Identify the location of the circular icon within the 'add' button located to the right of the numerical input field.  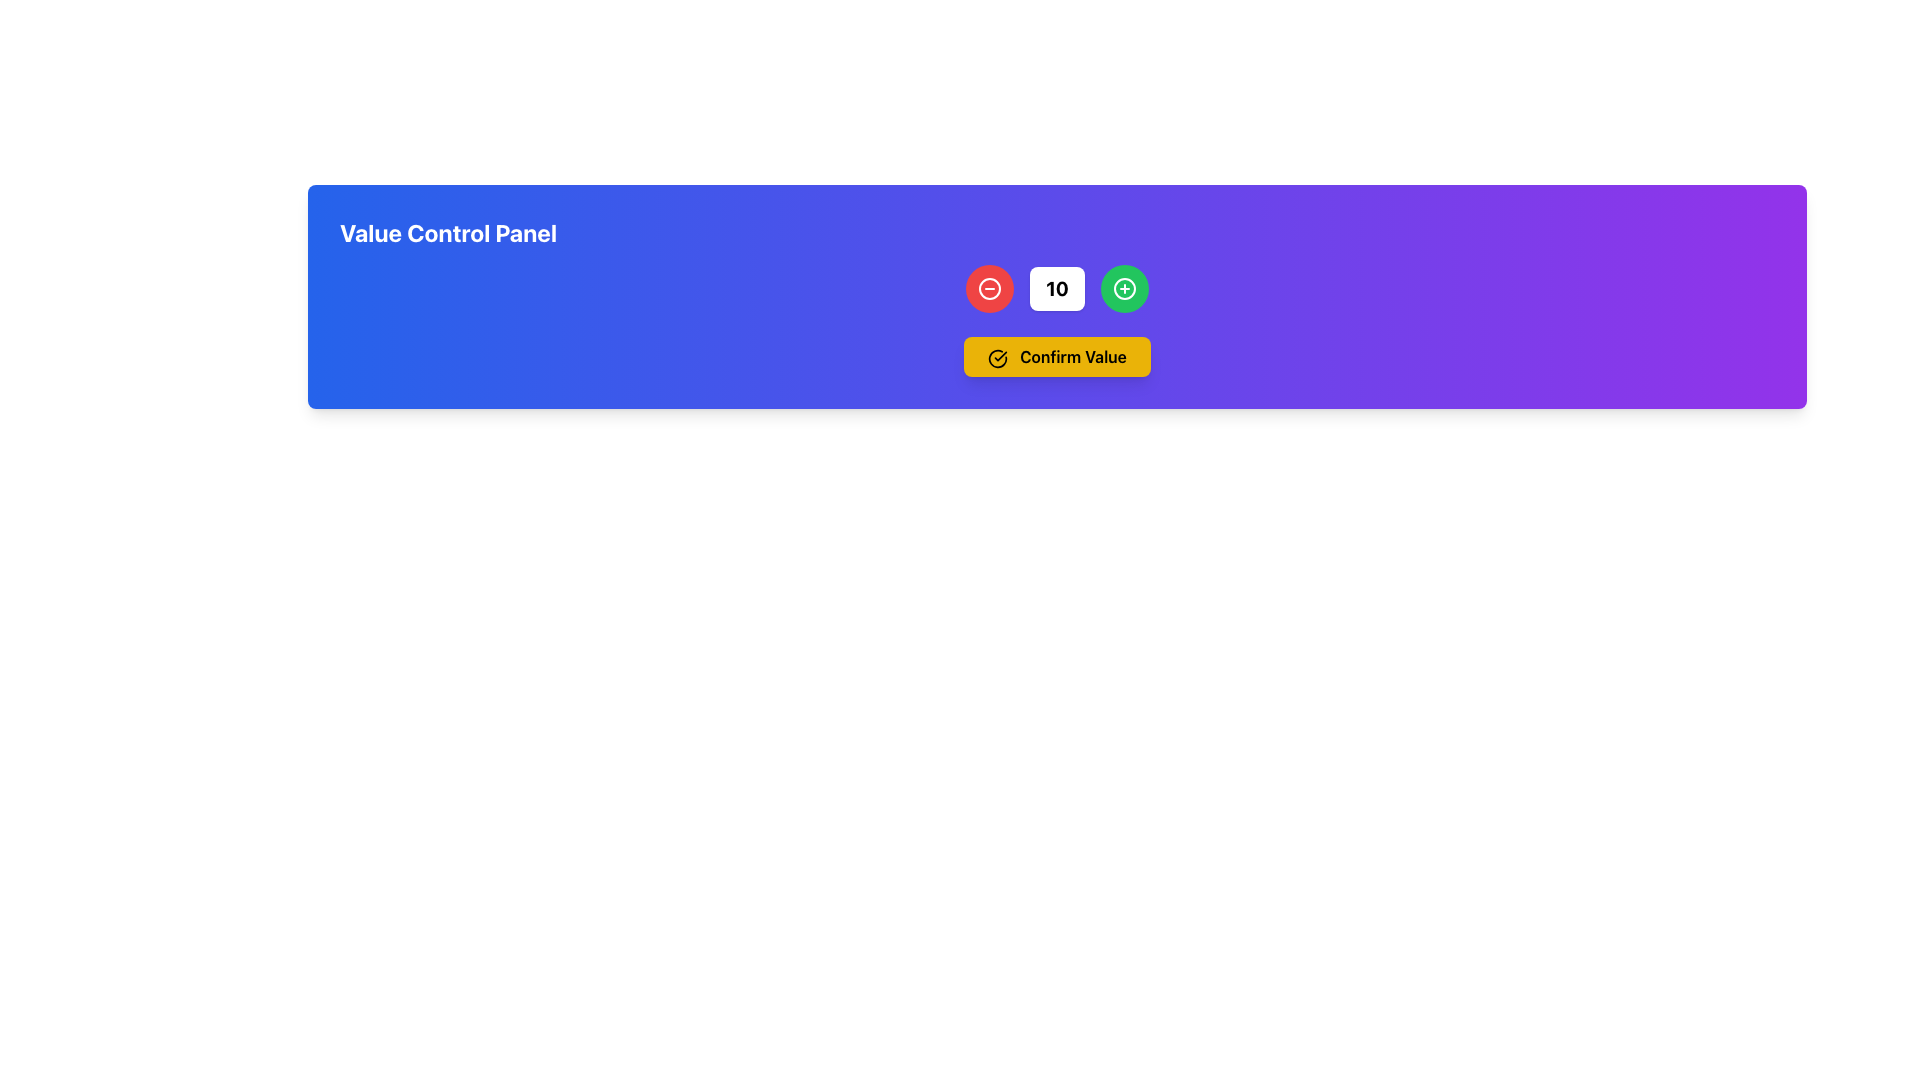
(1124, 289).